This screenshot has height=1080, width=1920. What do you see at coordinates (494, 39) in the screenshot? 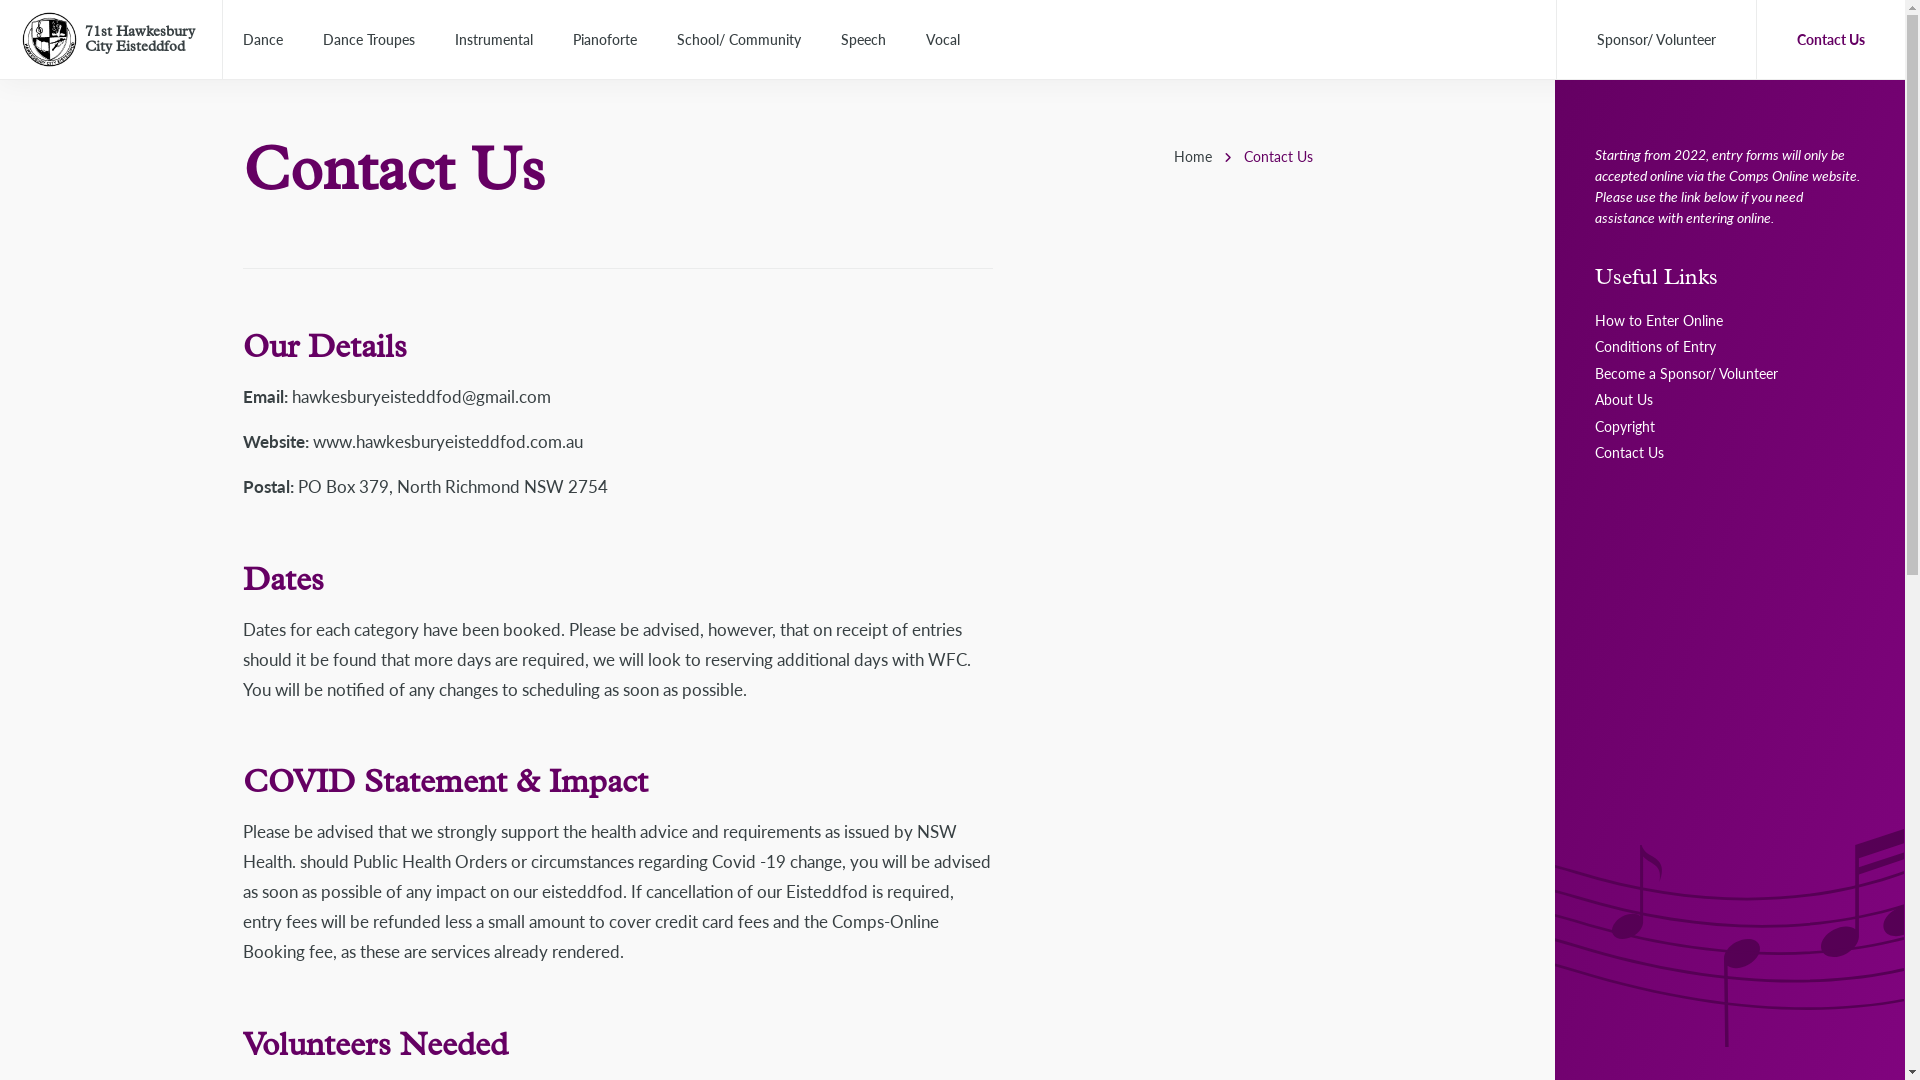
I see `'Instrumental'` at bounding box center [494, 39].